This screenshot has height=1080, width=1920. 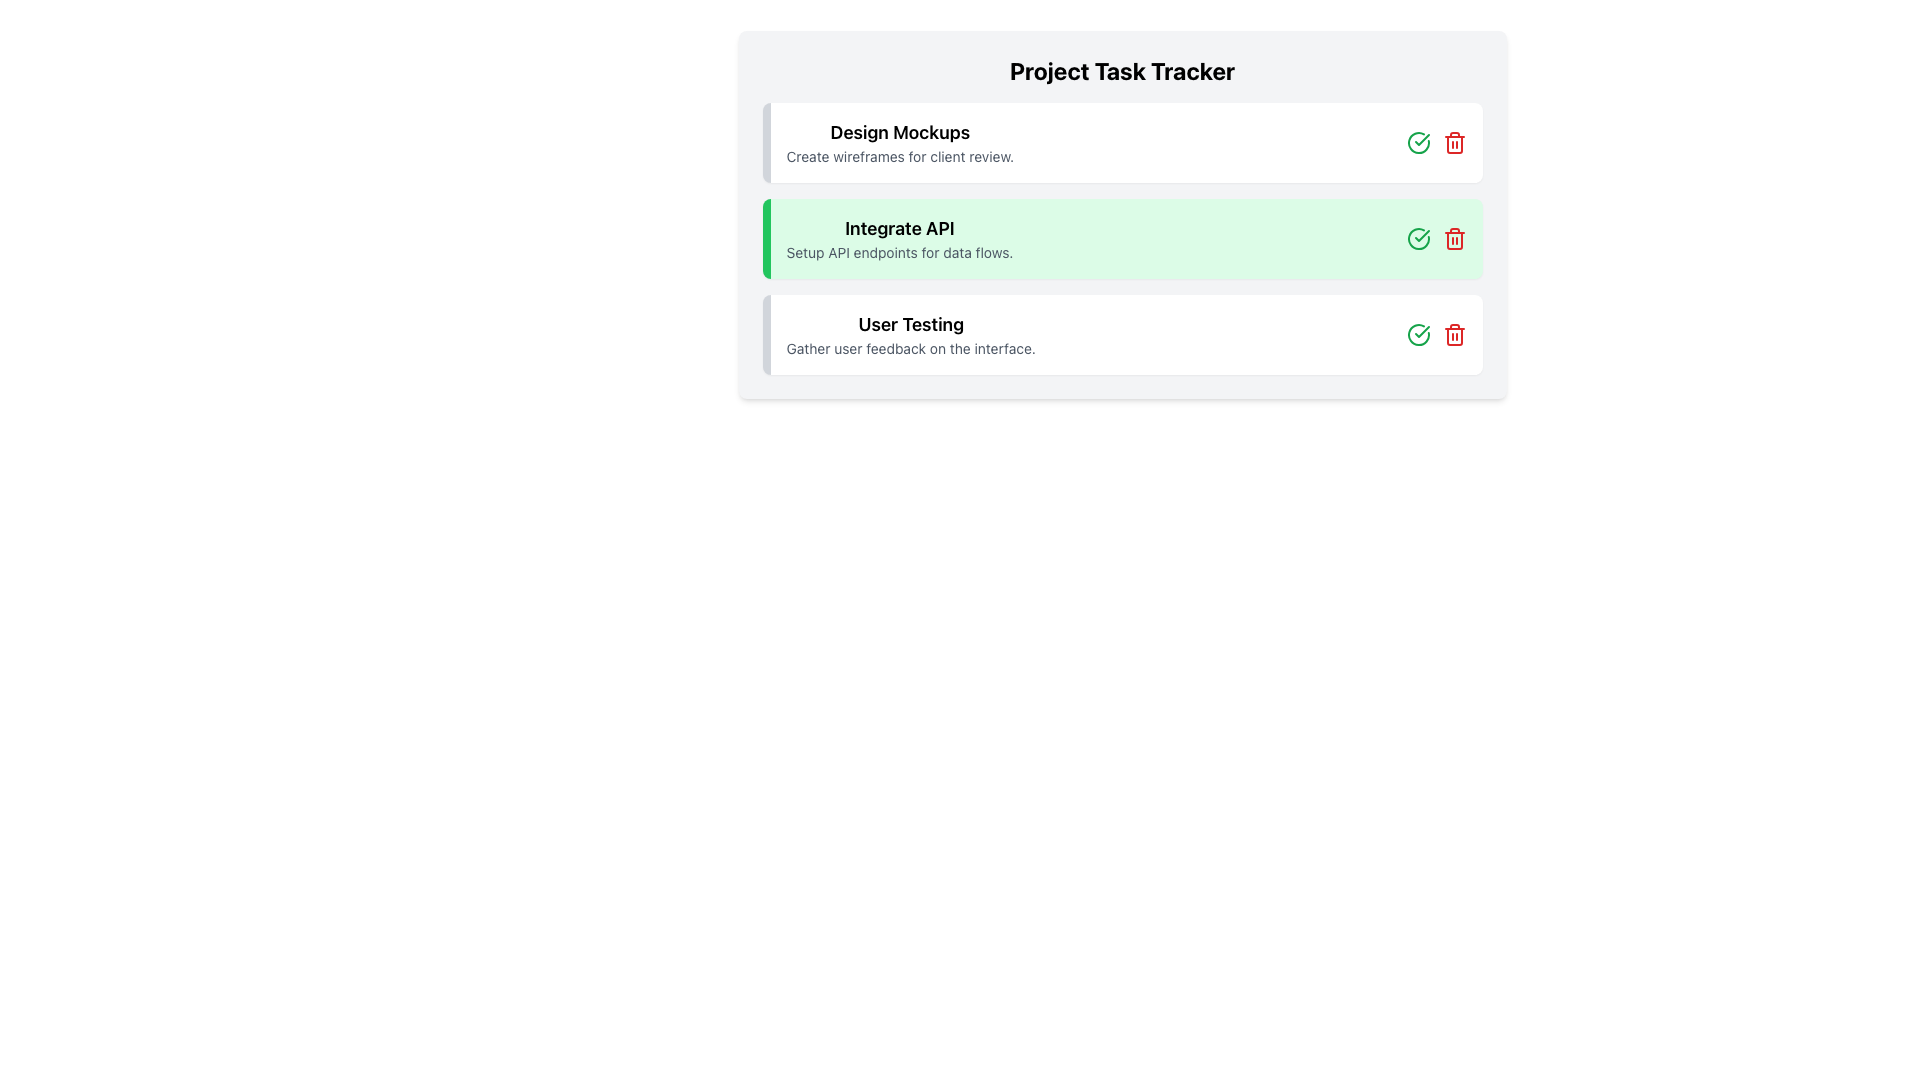 What do you see at coordinates (910, 347) in the screenshot?
I see `descriptive text label 'Gather user feedback on the interface.' located below the 'User Testing' header` at bounding box center [910, 347].